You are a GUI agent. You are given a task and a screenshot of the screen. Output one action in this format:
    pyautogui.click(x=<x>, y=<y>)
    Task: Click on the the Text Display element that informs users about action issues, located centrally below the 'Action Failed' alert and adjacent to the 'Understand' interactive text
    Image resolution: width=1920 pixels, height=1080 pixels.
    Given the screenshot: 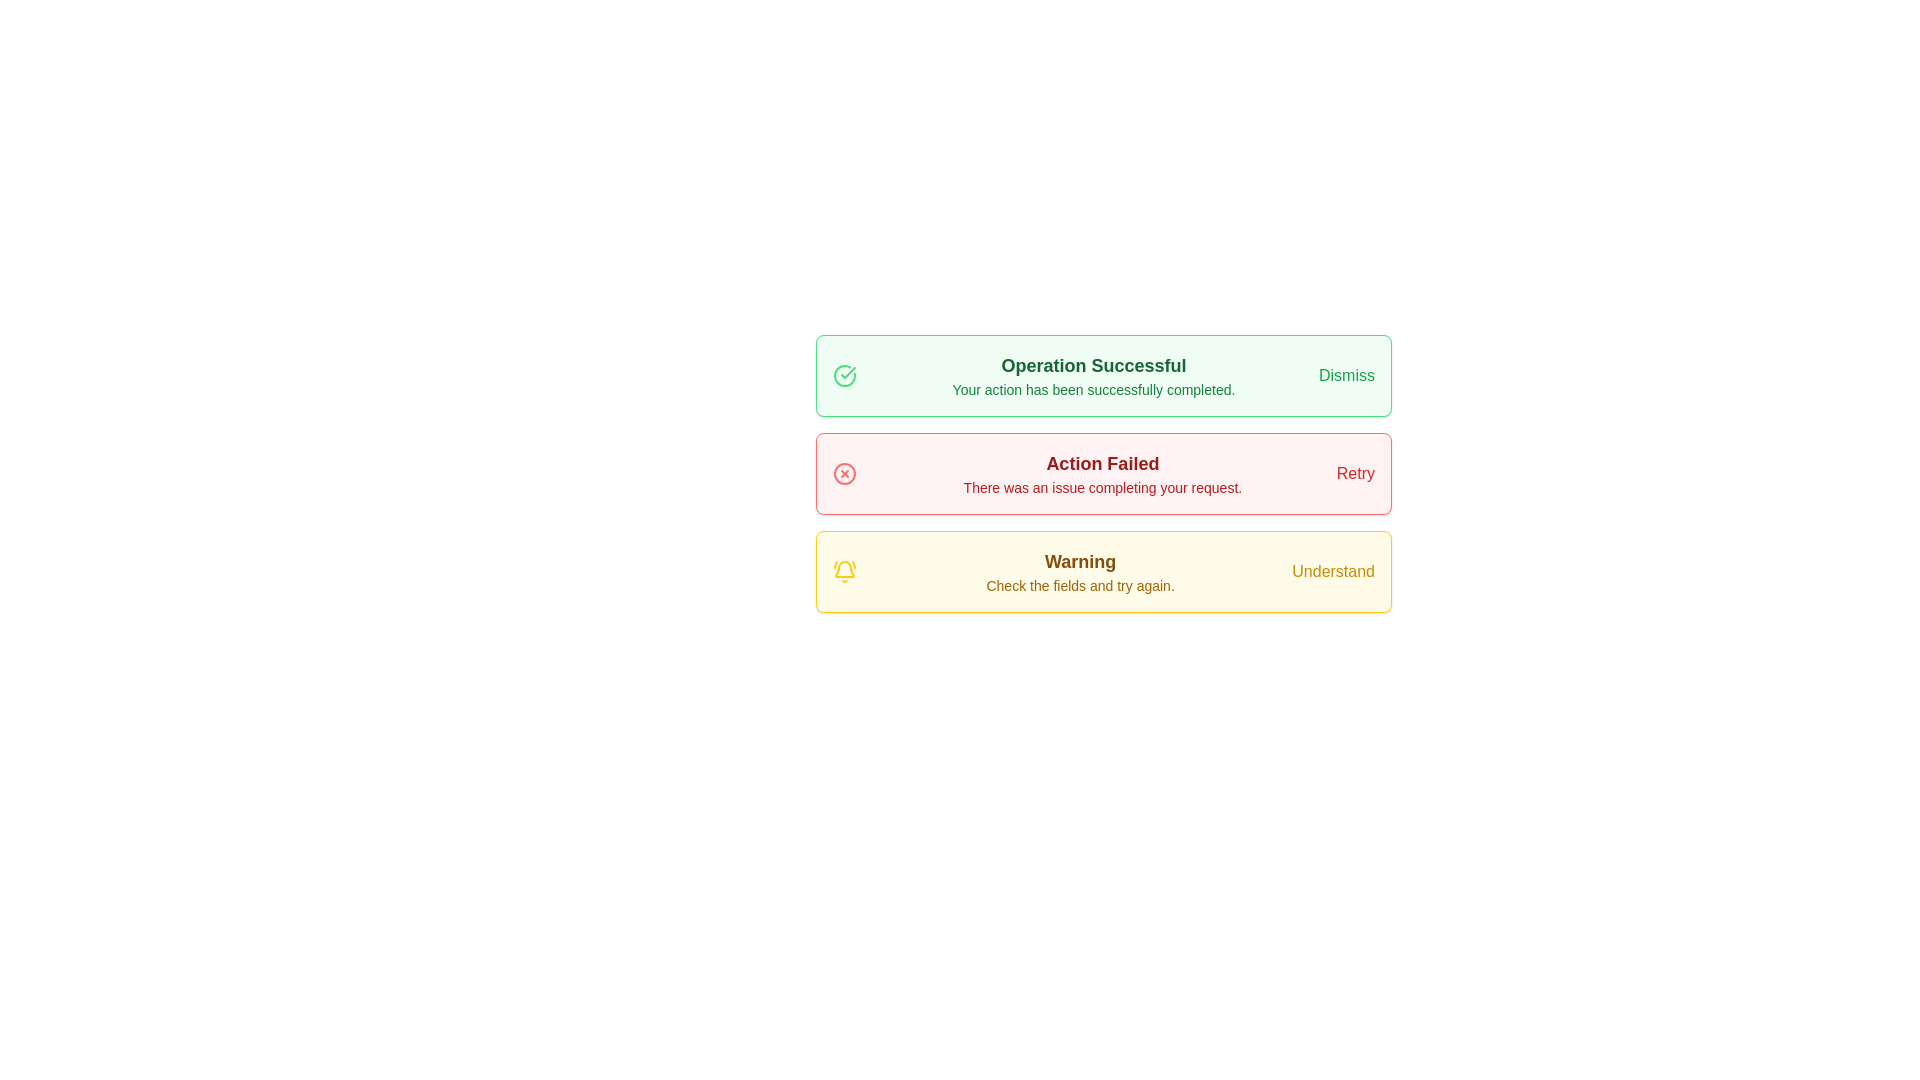 What is the action you would take?
    pyautogui.click(x=1079, y=571)
    